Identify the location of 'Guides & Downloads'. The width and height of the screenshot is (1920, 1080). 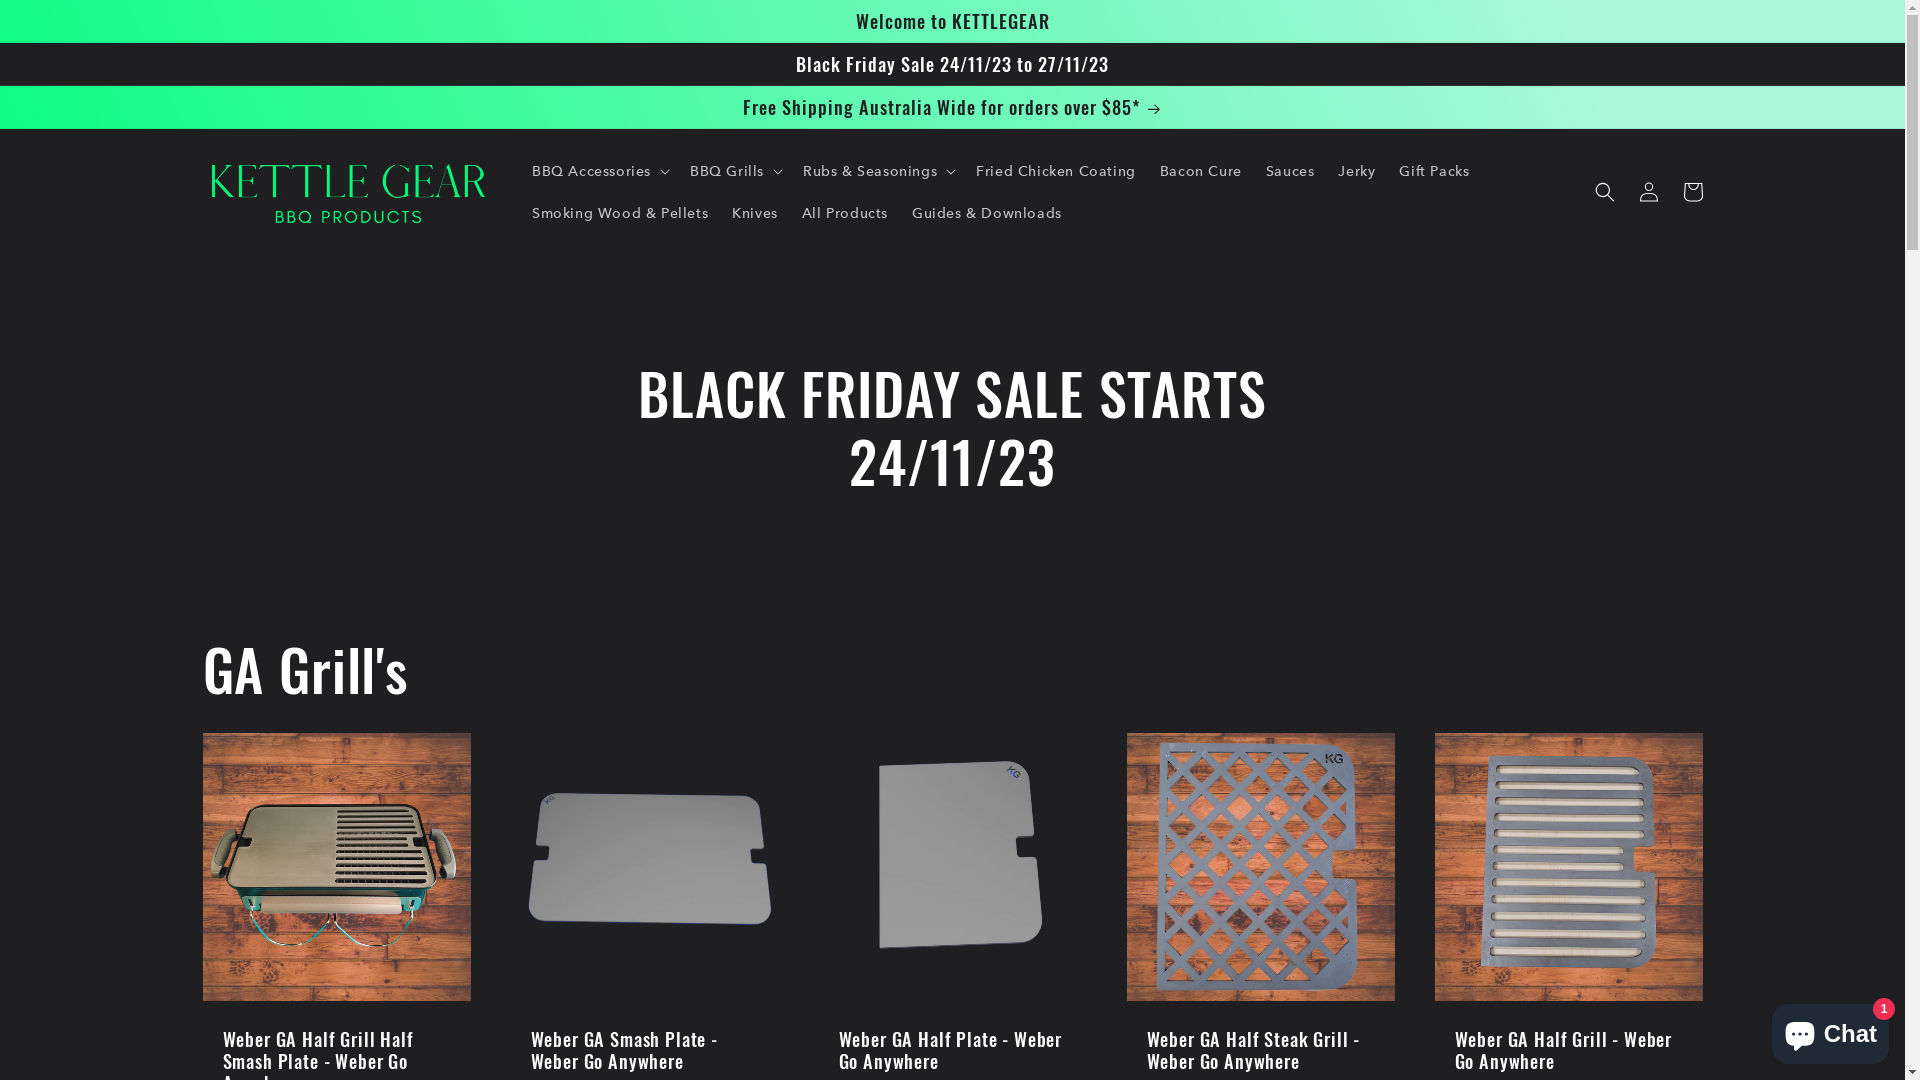
(899, 212).